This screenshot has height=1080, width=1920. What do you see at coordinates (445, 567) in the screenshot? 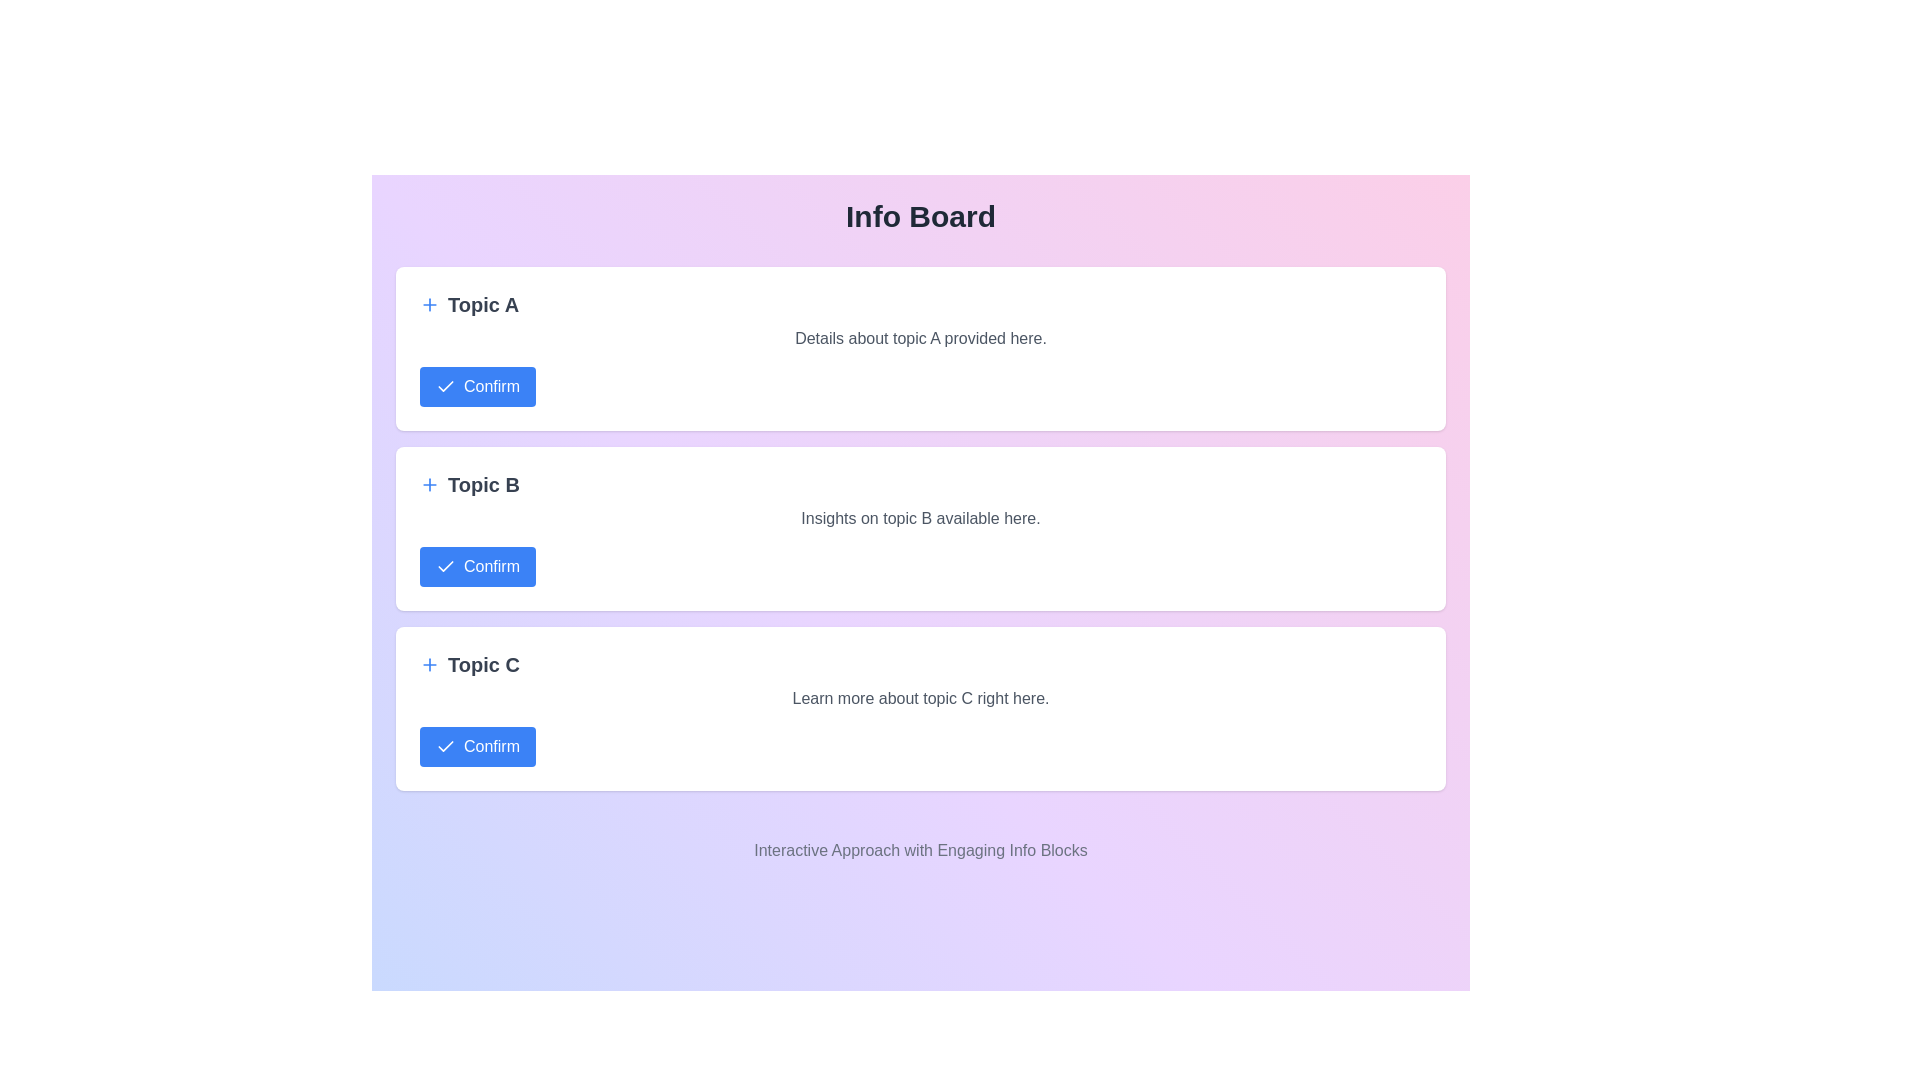
I see `the checkmark icon inside the 'Confirm' button associated with 'Topic B'` at bounding box center [445, 567].